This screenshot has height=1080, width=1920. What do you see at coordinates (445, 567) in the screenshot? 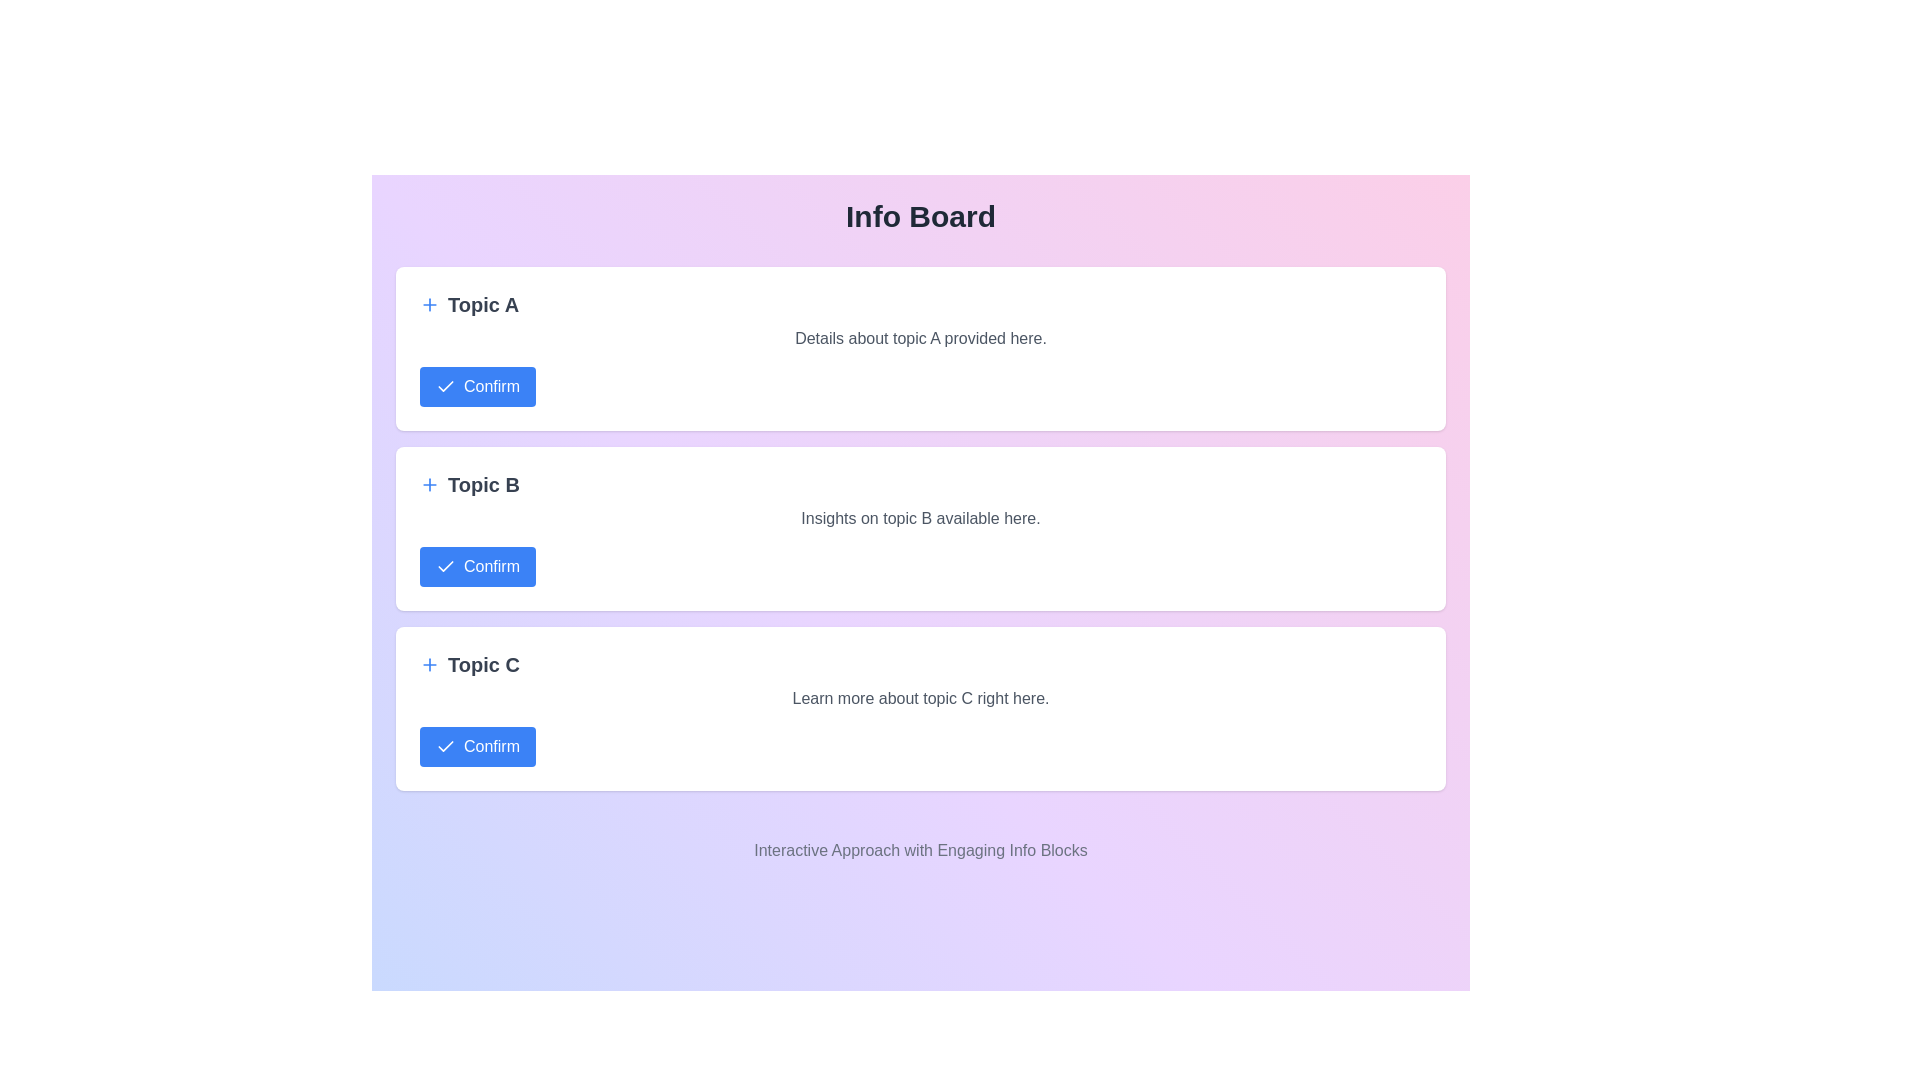
I see `the checkmark icon inside the 'Confirm' button associated with 'Topic B'` at bounding box center [445, 567].